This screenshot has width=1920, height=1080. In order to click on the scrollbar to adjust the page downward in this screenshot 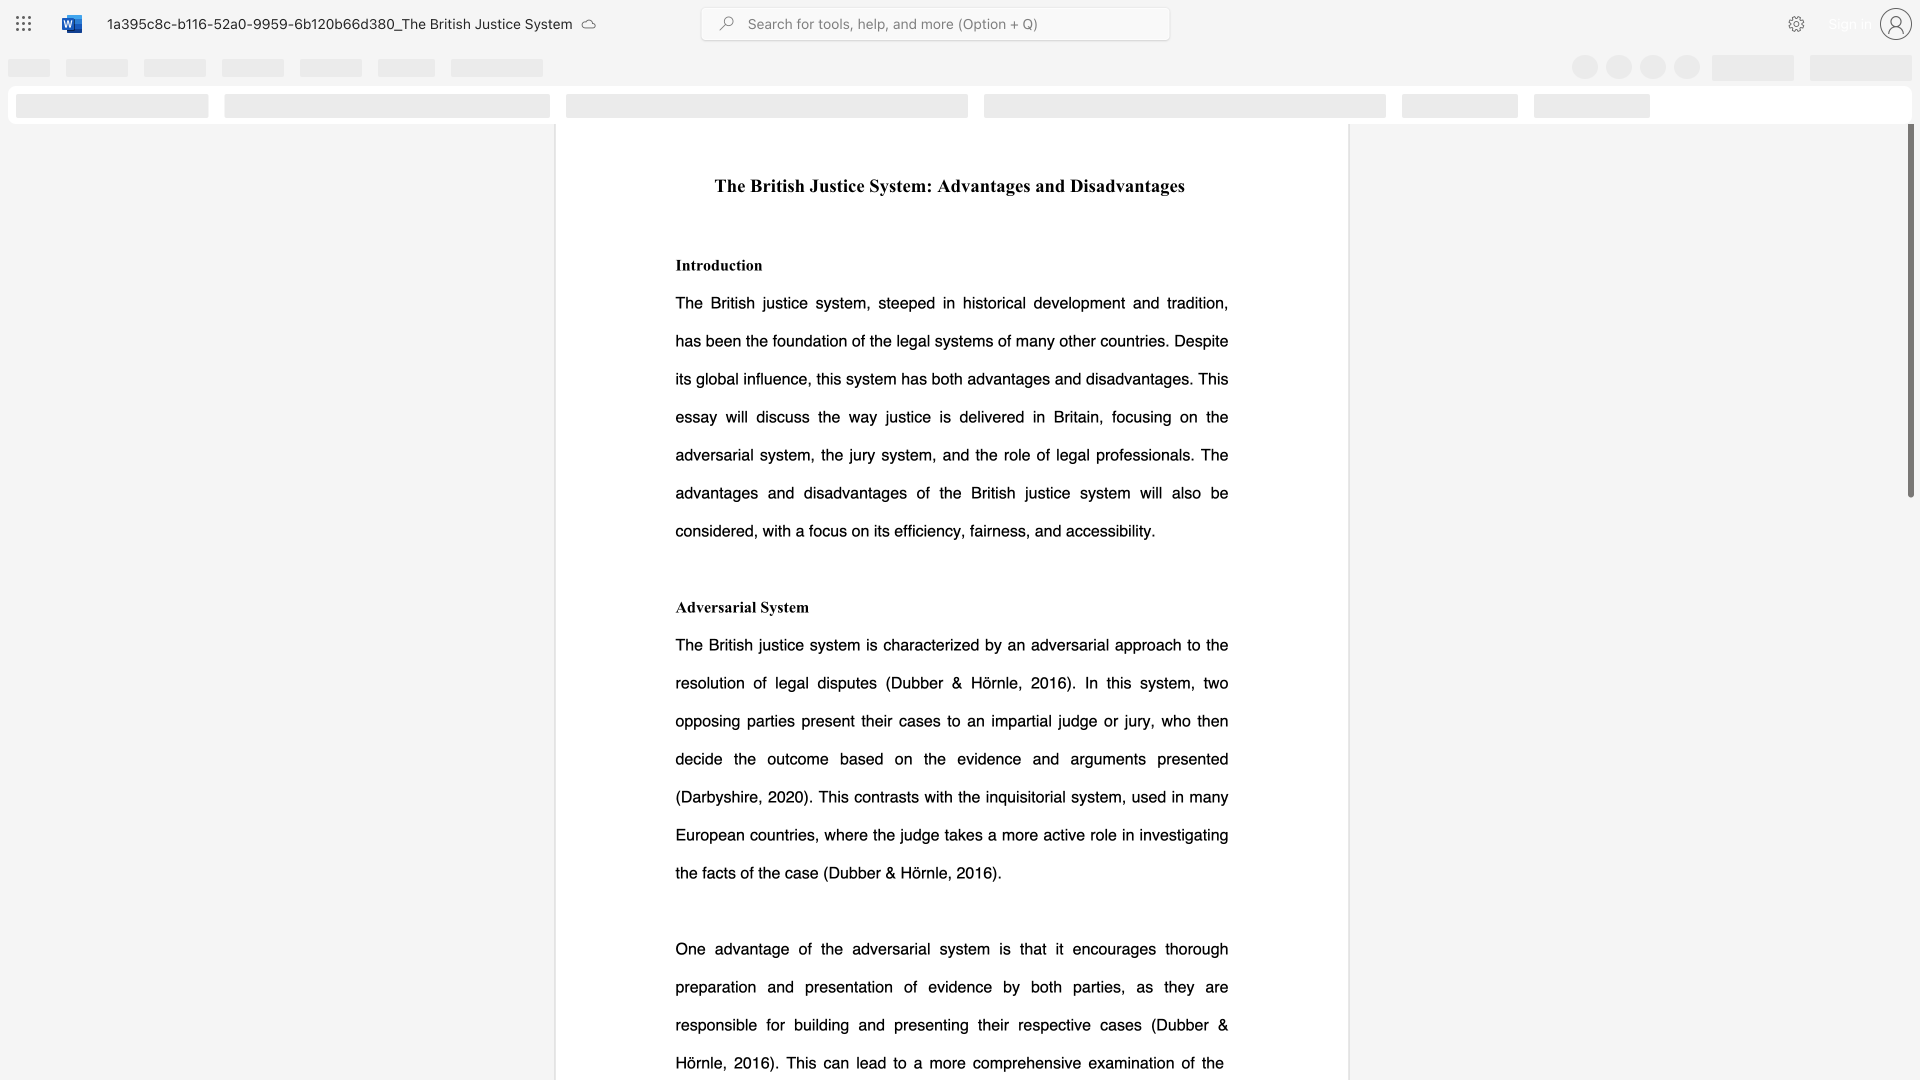, I will do `click(1909, 978)`.